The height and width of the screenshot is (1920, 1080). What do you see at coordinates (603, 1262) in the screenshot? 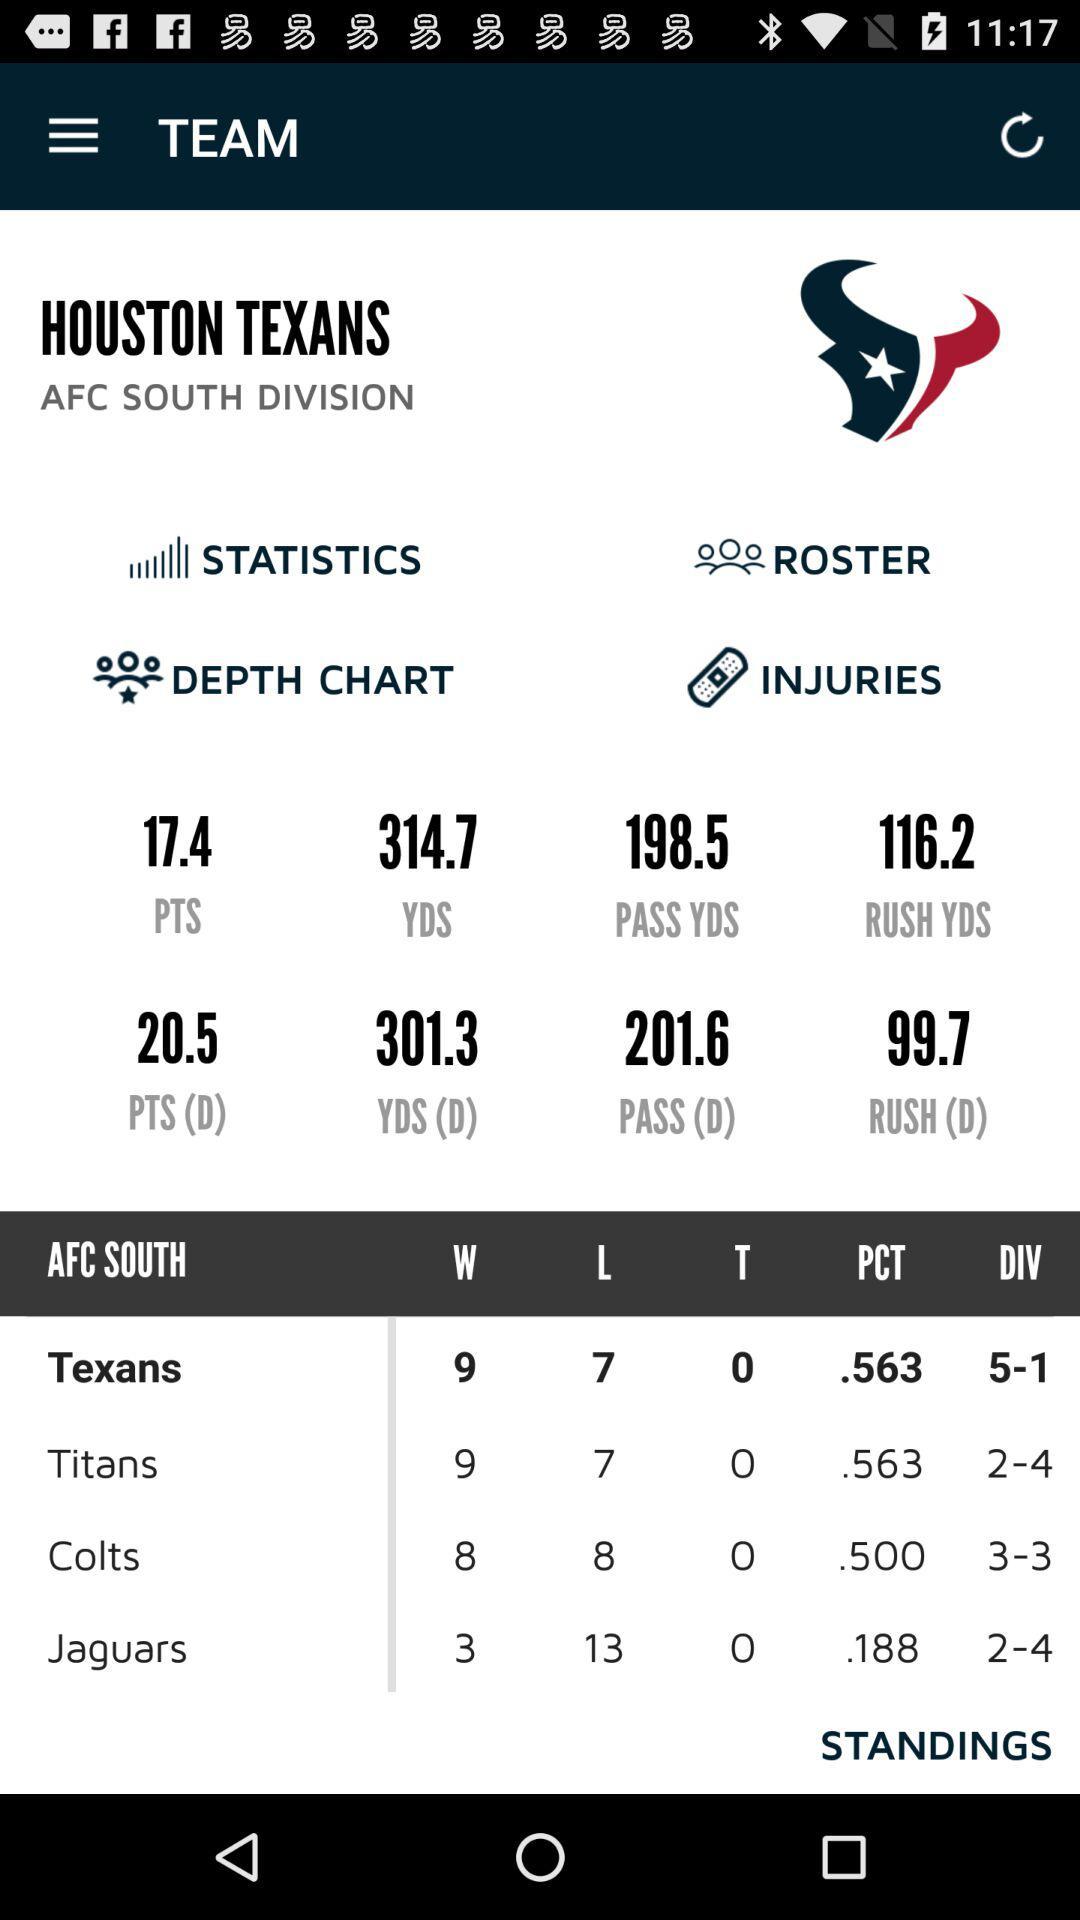
I see `the l item` at bounding box center [603, 1262].